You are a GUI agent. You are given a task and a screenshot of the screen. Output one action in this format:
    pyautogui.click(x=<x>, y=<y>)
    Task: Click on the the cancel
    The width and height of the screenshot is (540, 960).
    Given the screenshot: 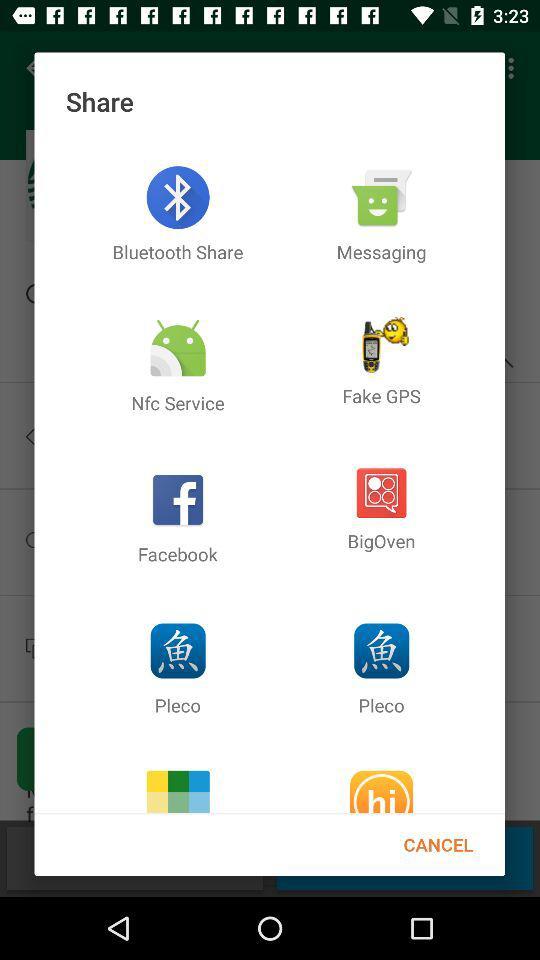 What is the action you would take?
    pyautogui.click(x=437, y=843)
    